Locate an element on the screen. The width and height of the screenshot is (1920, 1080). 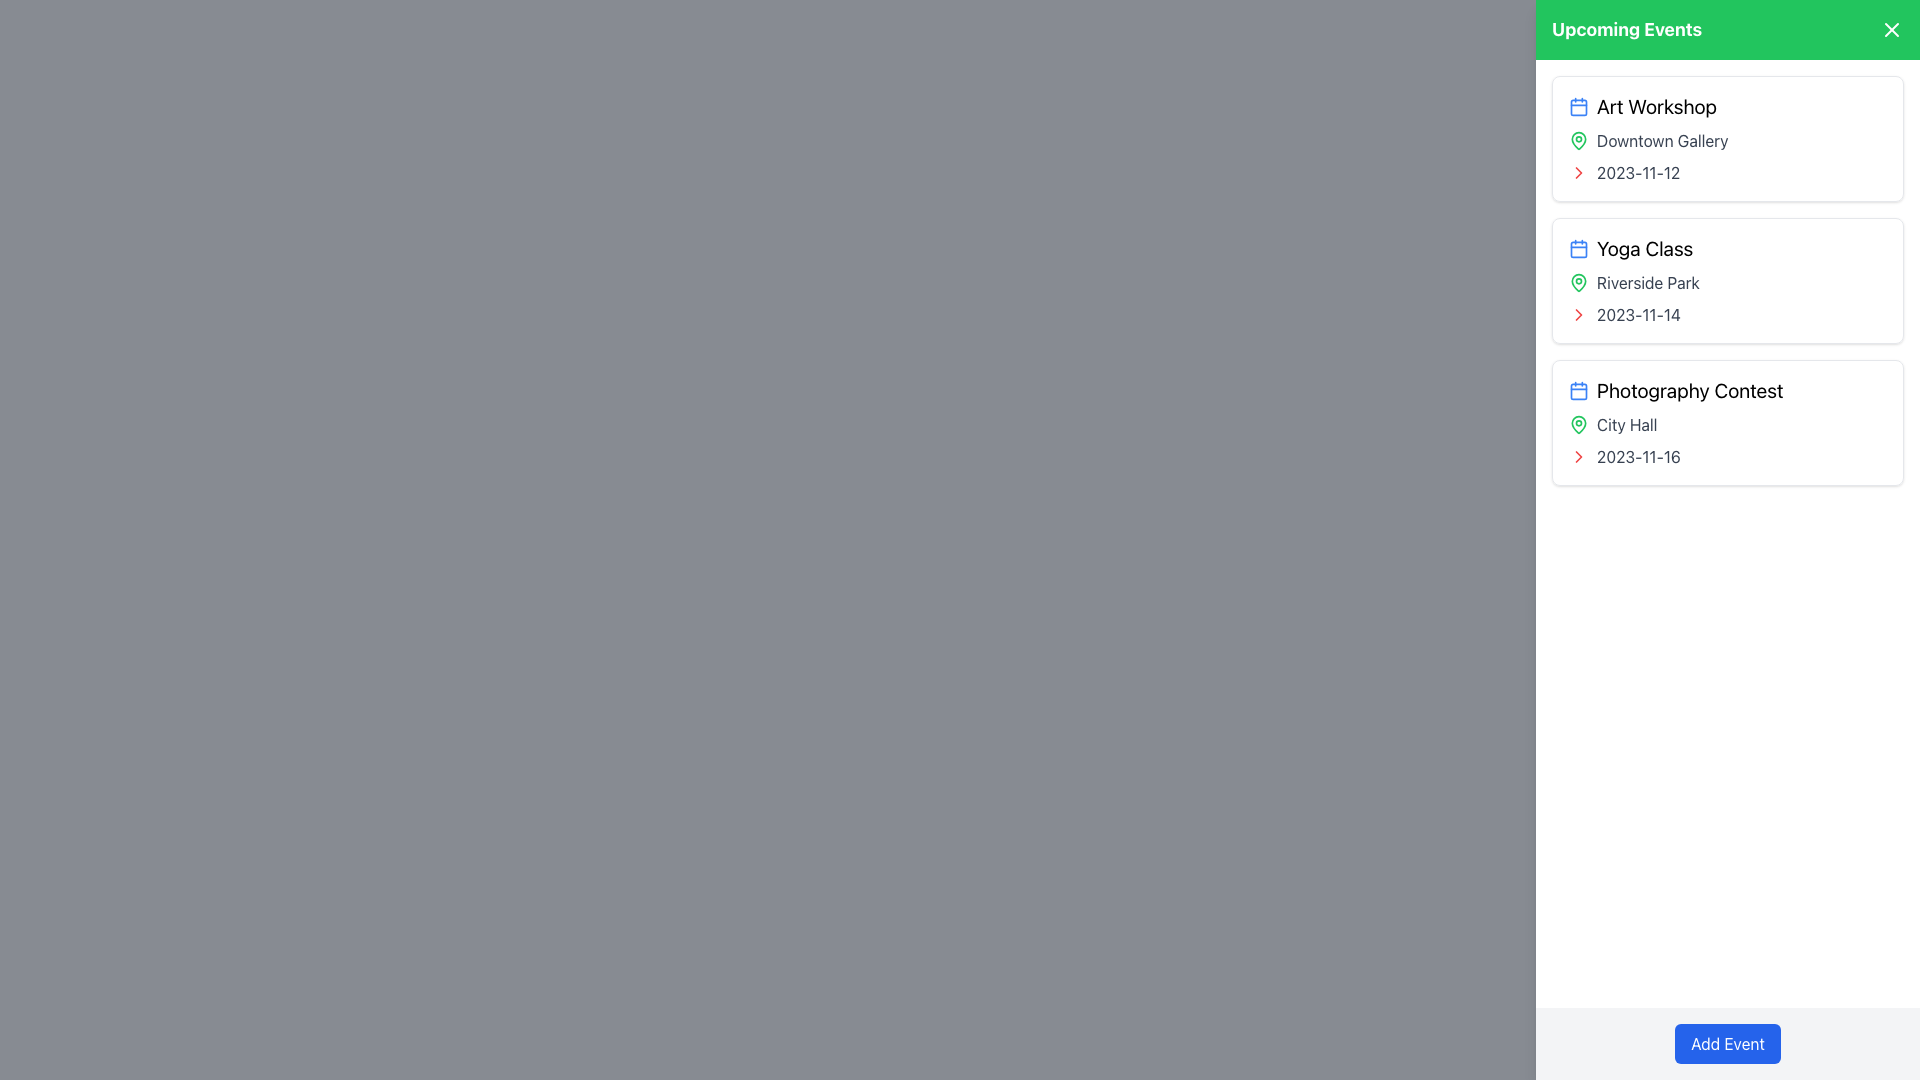
text label that serves as the title for the 'Photography Contest' event, which is part of the event's informational card and is located in the third item of the 'Upcoming Events' list in the right sidebar is located at coordinates (1727, 390).